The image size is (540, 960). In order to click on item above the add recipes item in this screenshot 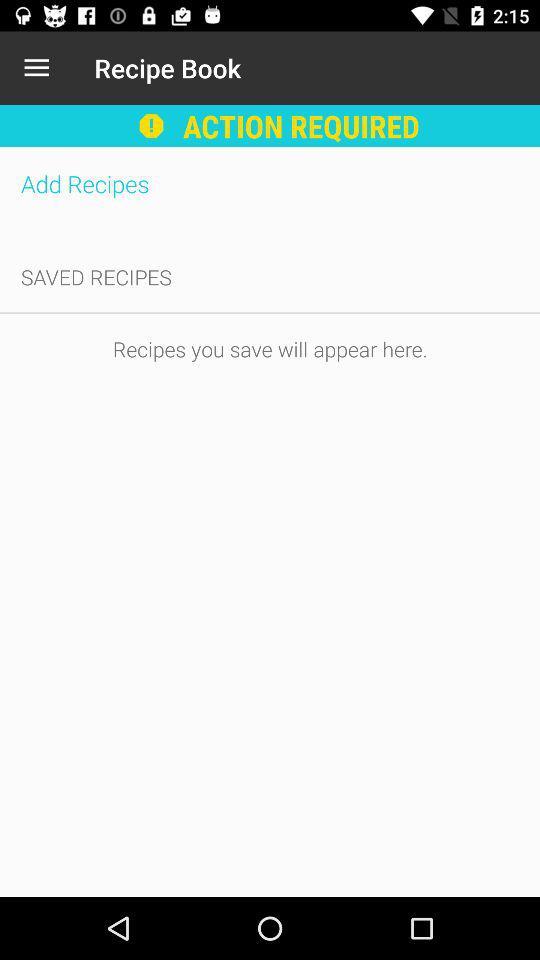, I will do `click(36, 68)`.